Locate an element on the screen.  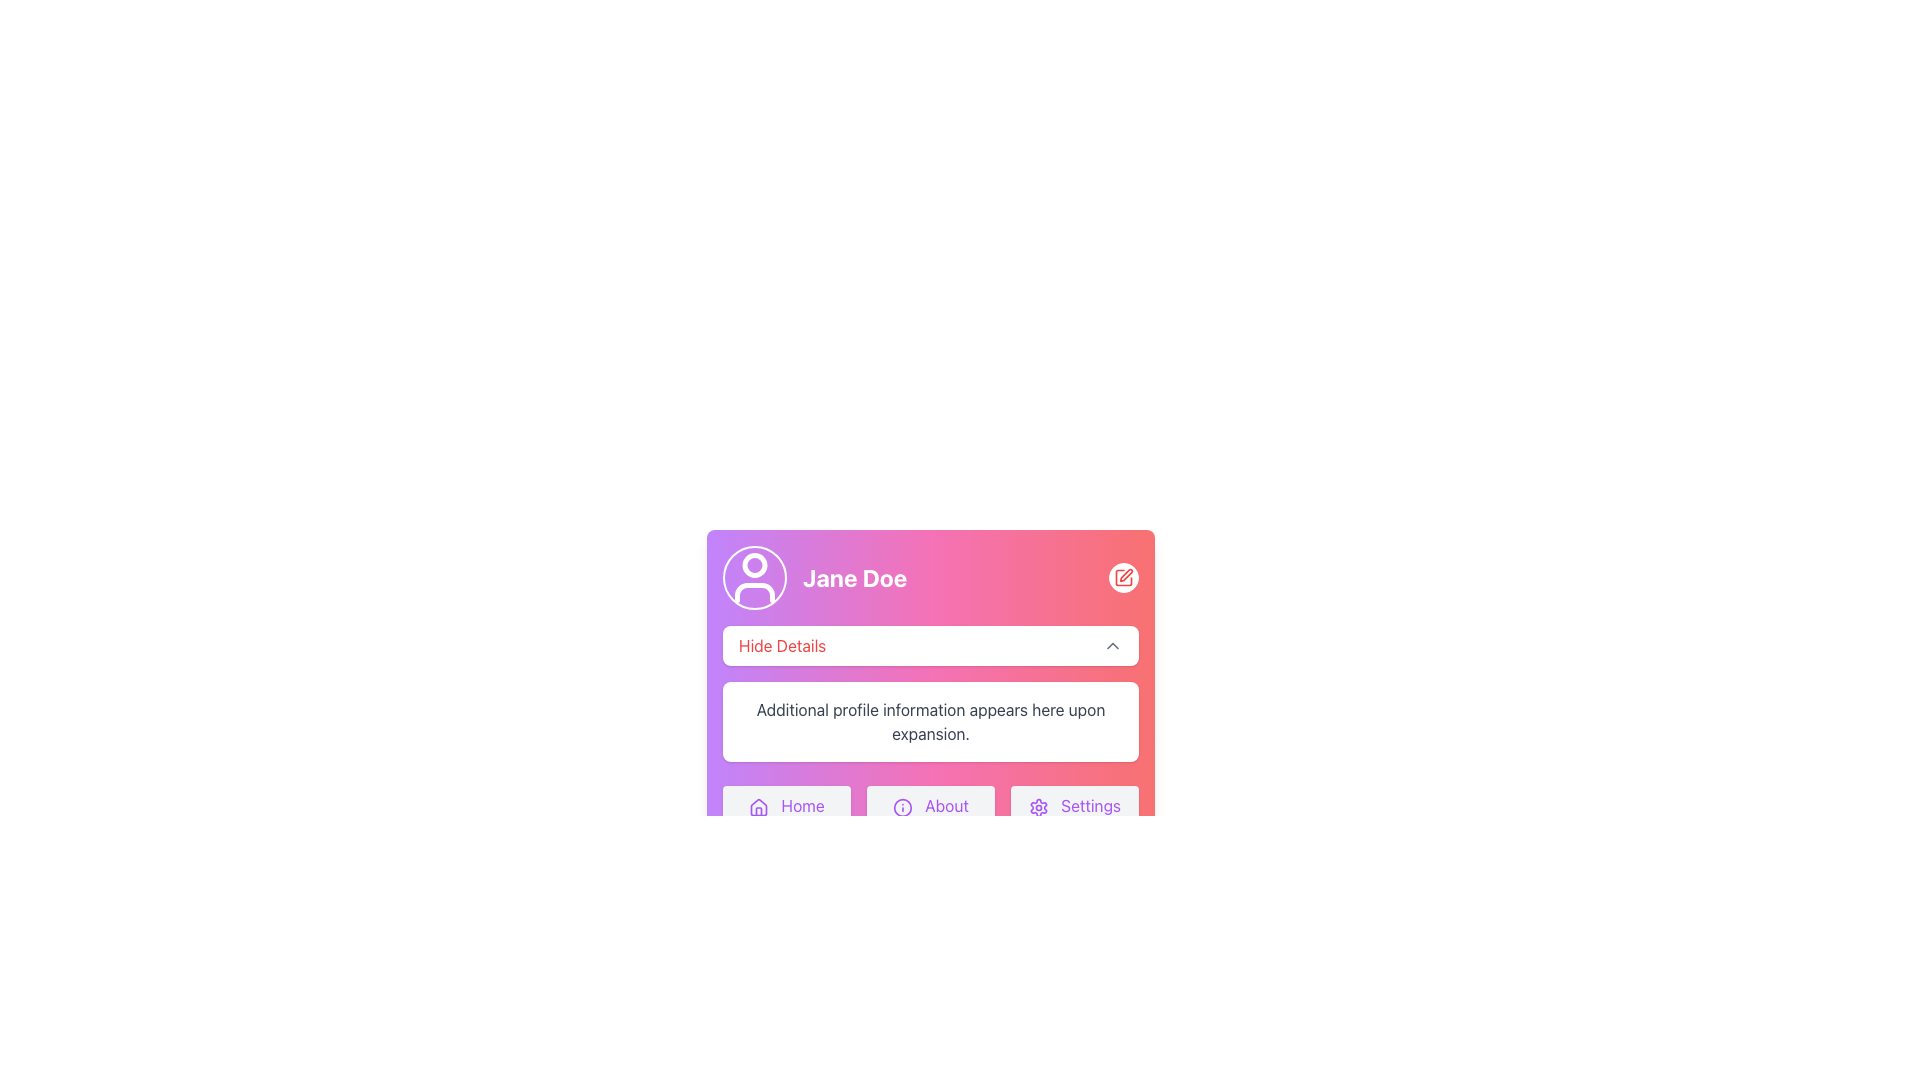
the chevron-up icon within the 'Hide Details' button is located at coordinates (1112, 645).